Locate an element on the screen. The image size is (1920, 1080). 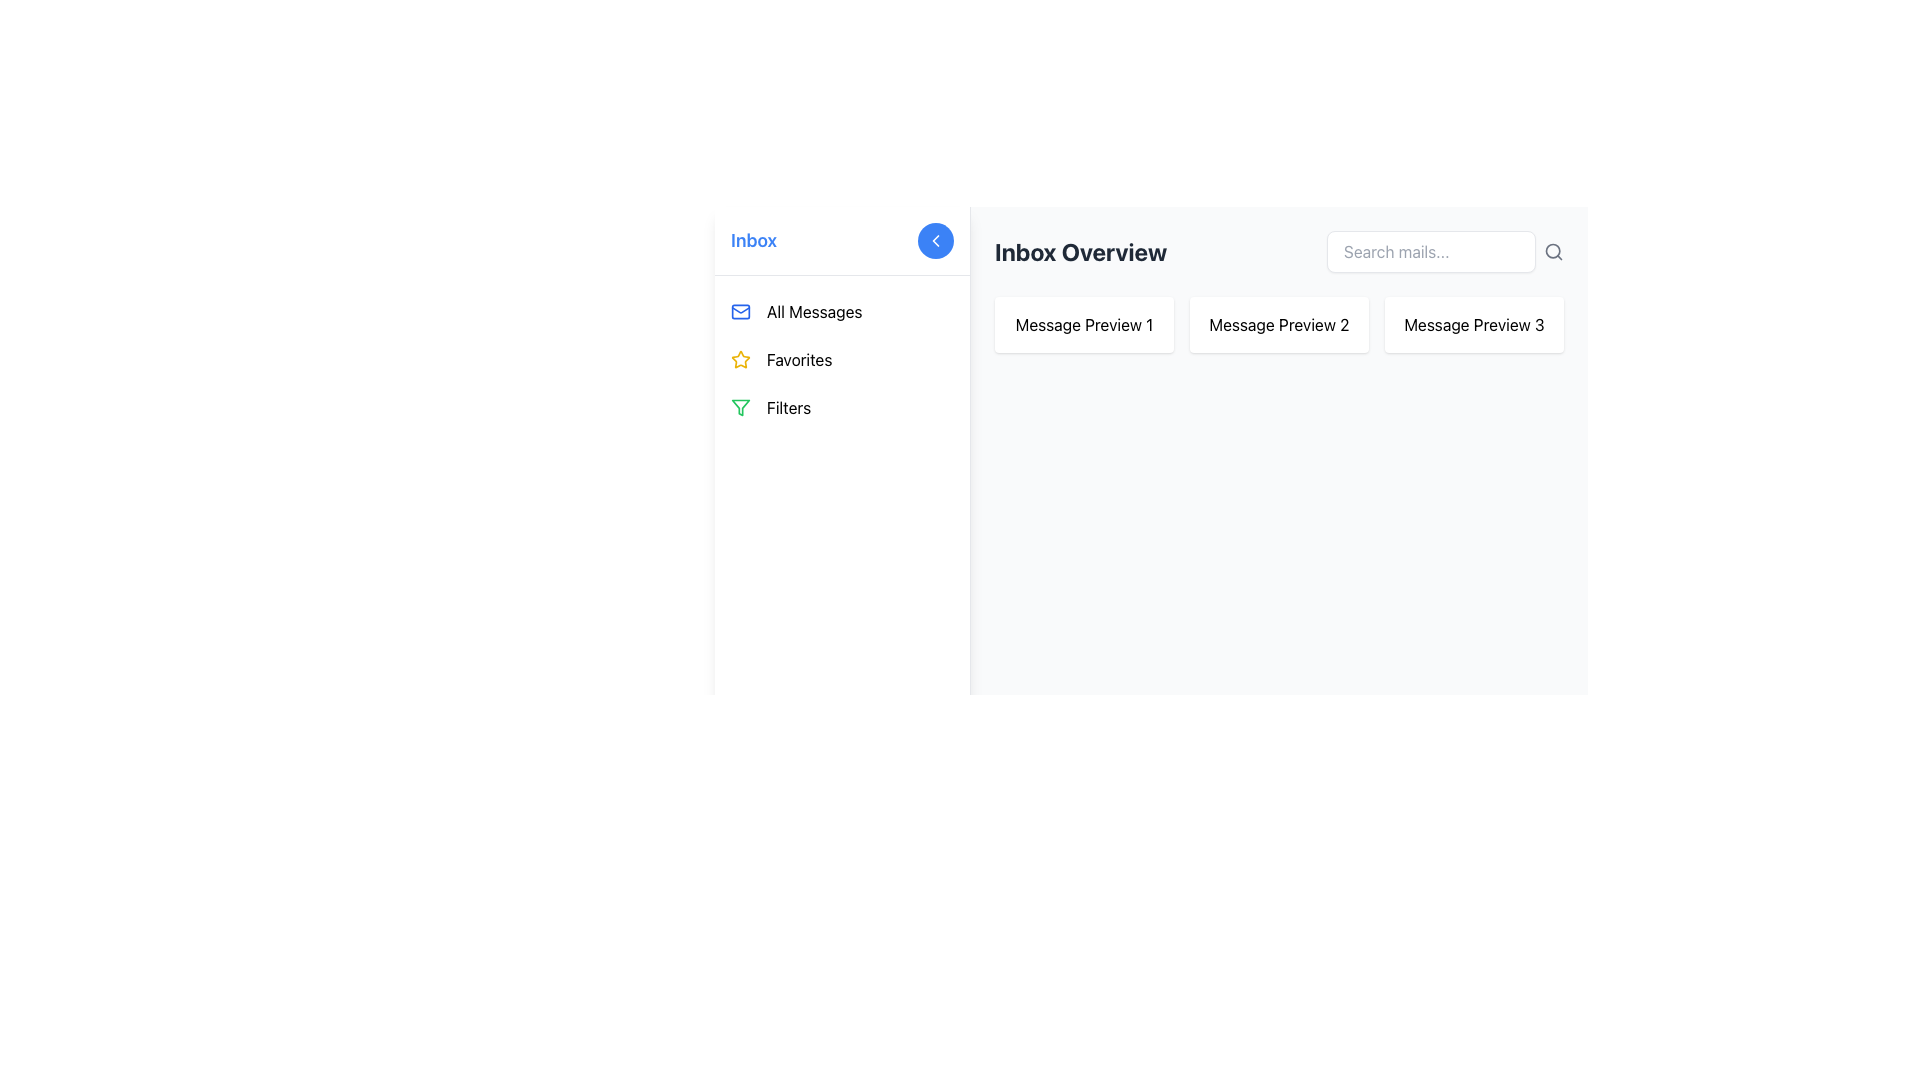
the primary rectangle of the envelope icon located beside the 'Inbox' text in the navigation menu is located at coordinates (739, 312).